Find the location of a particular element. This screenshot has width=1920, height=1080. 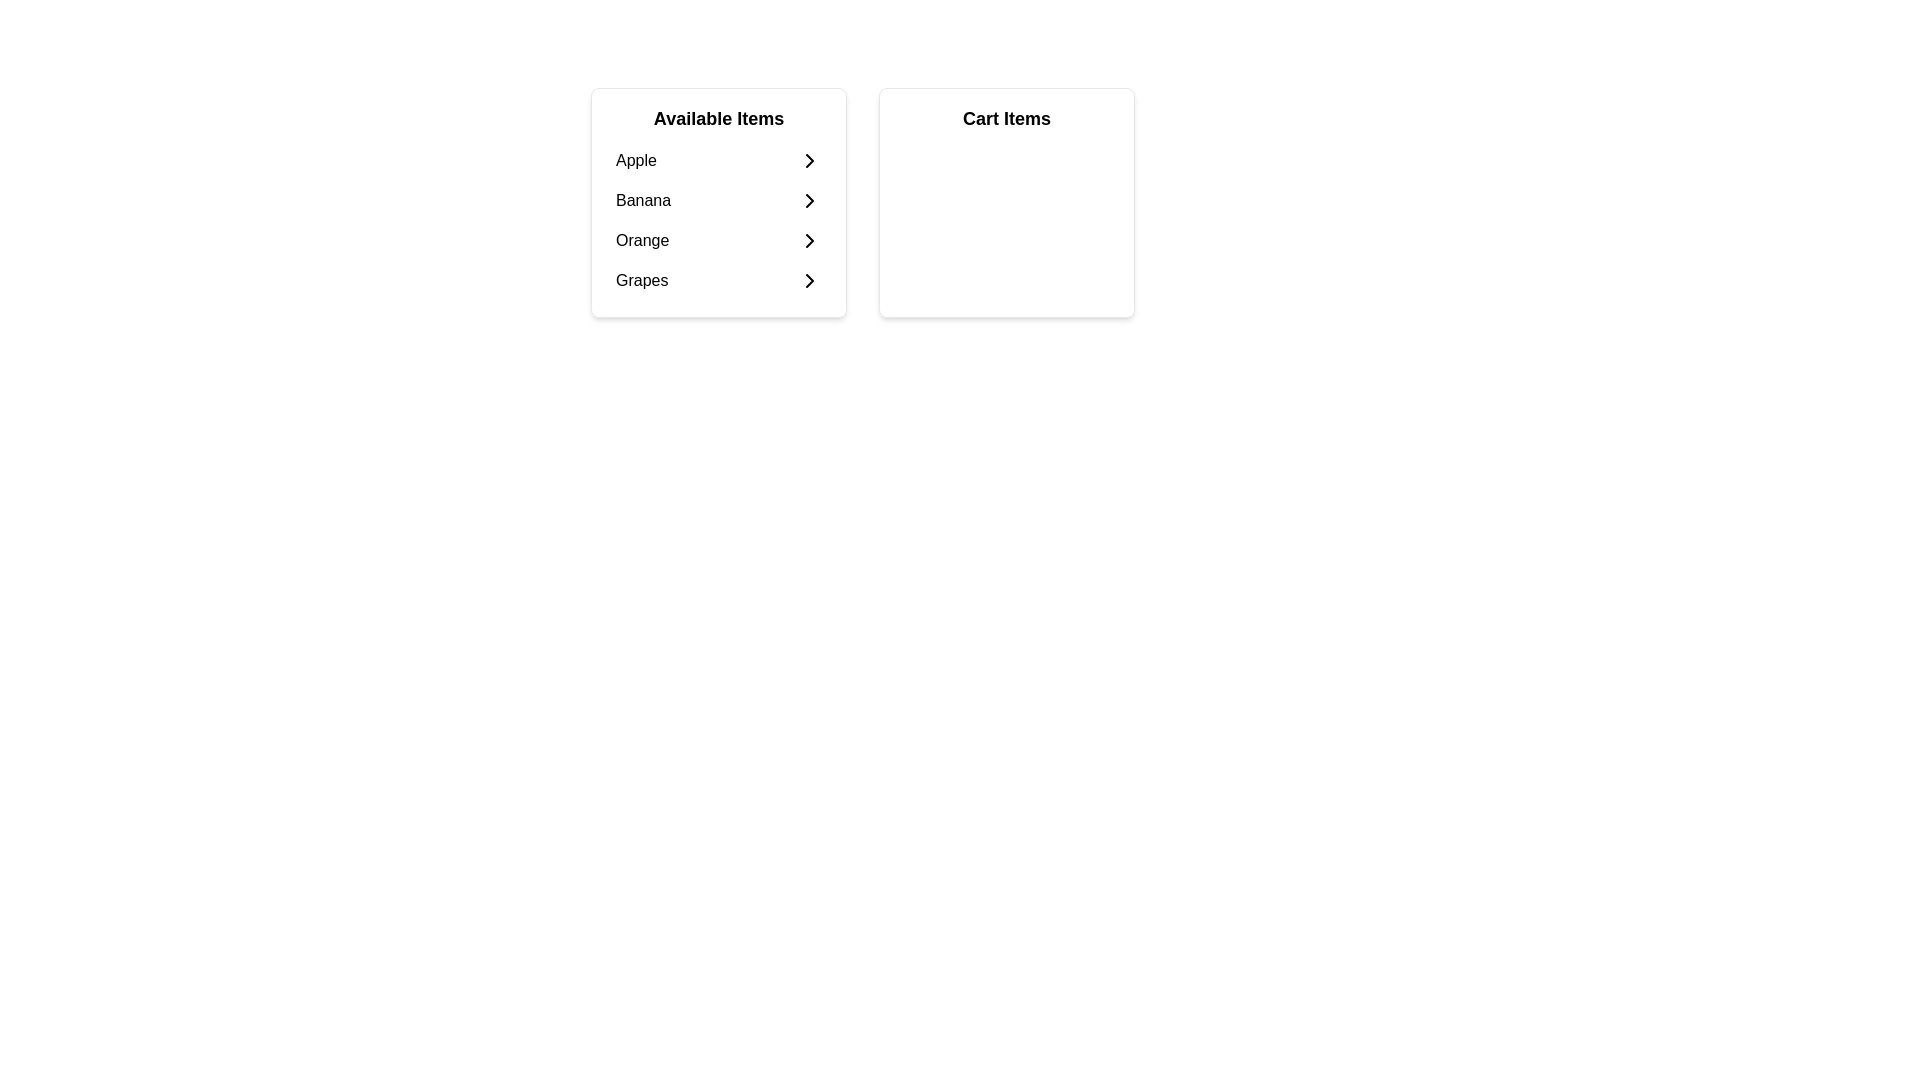

the right-pointing chevron icon that is styled with a black stroke on a white background next to the text 'Banana' in the 'Available Items' section is located at coordinates (810, 200).